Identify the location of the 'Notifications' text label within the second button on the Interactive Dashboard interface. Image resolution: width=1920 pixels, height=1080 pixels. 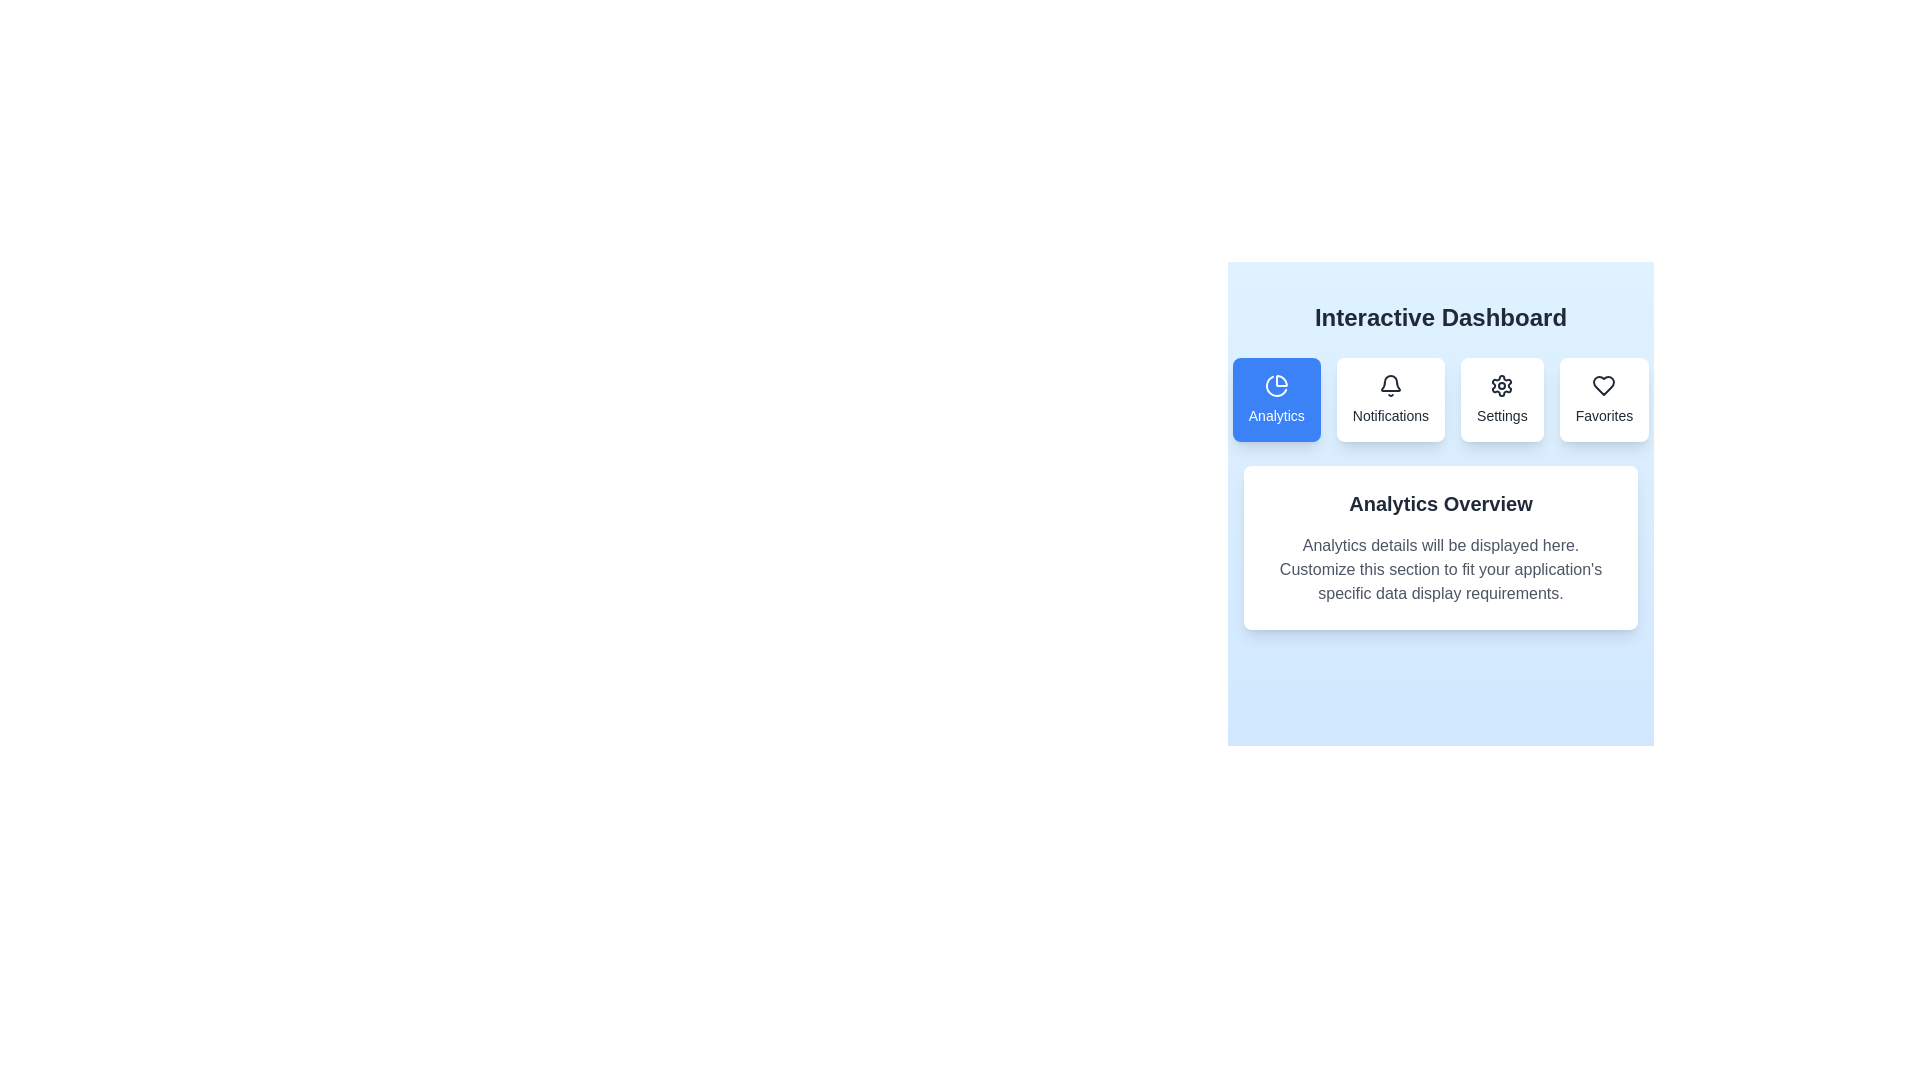
(1389, 415).